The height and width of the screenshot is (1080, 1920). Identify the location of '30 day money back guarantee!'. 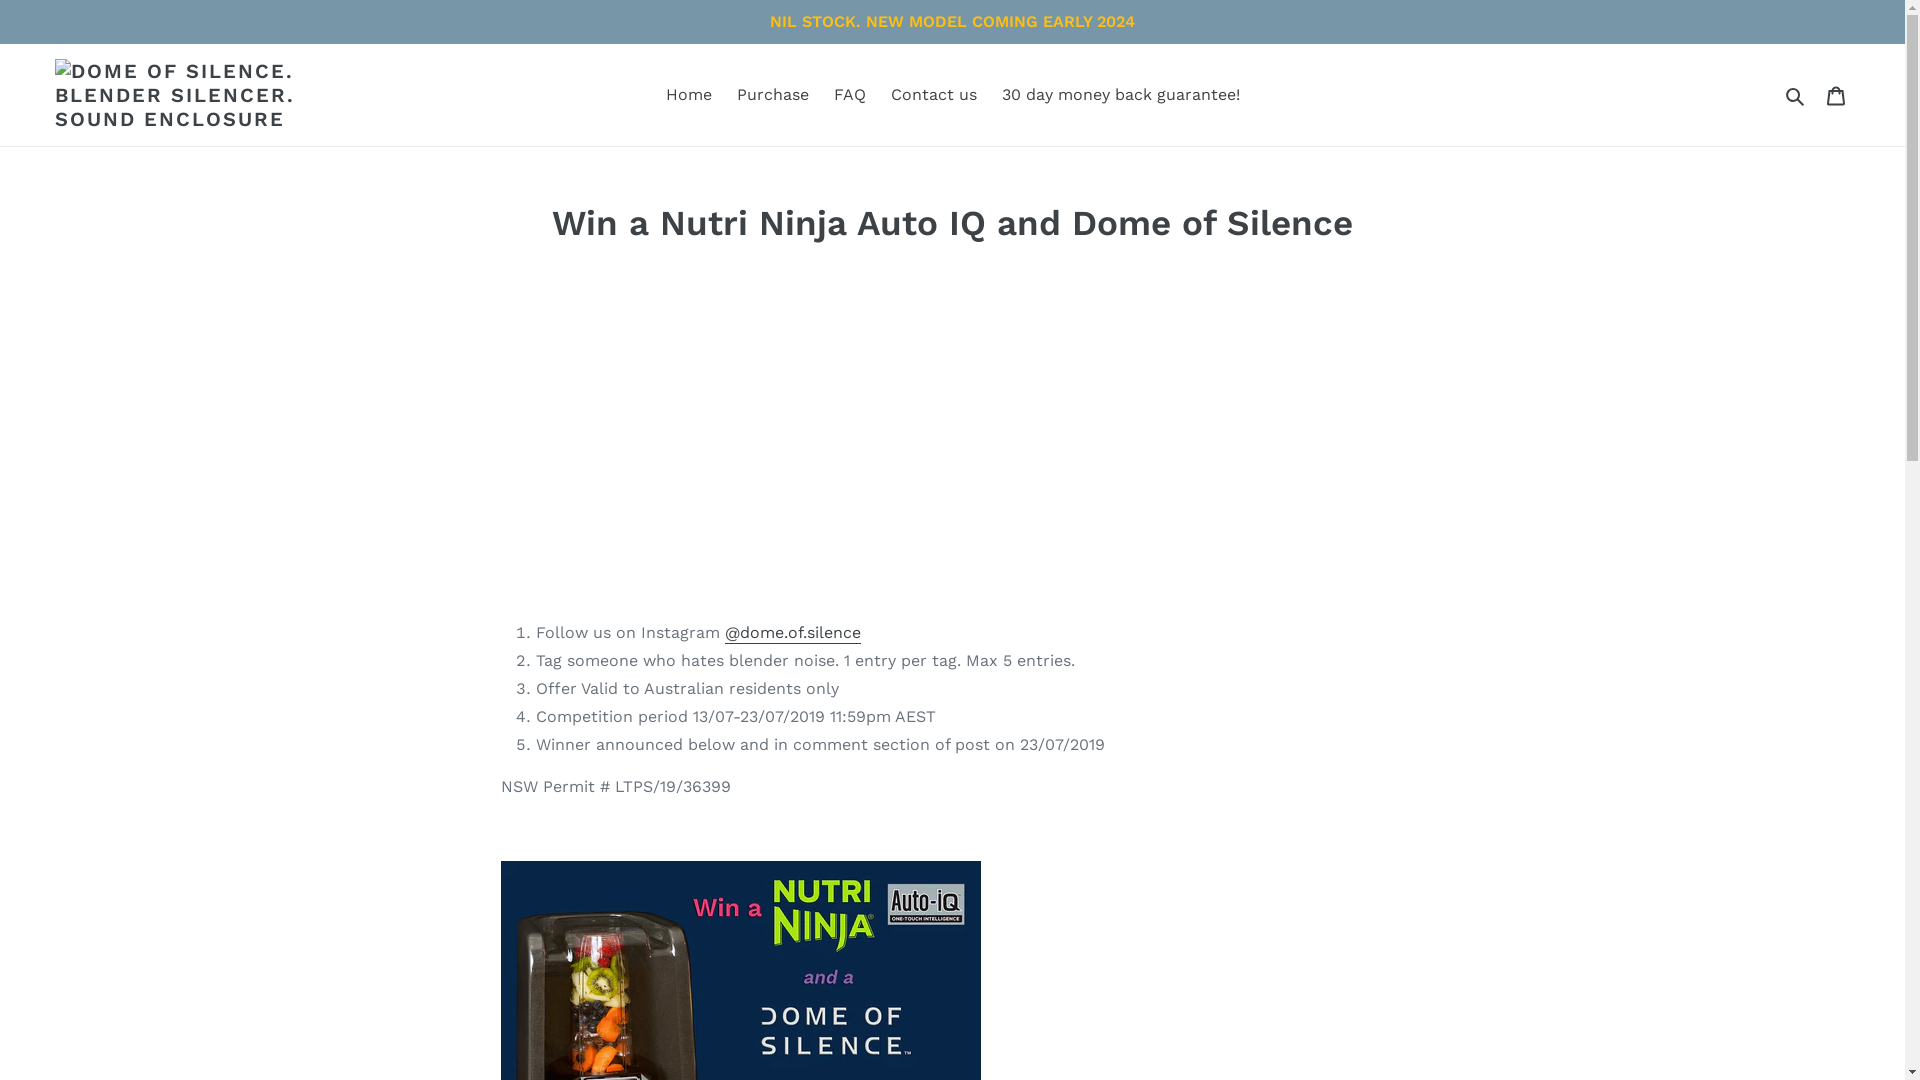
(1121, 95).